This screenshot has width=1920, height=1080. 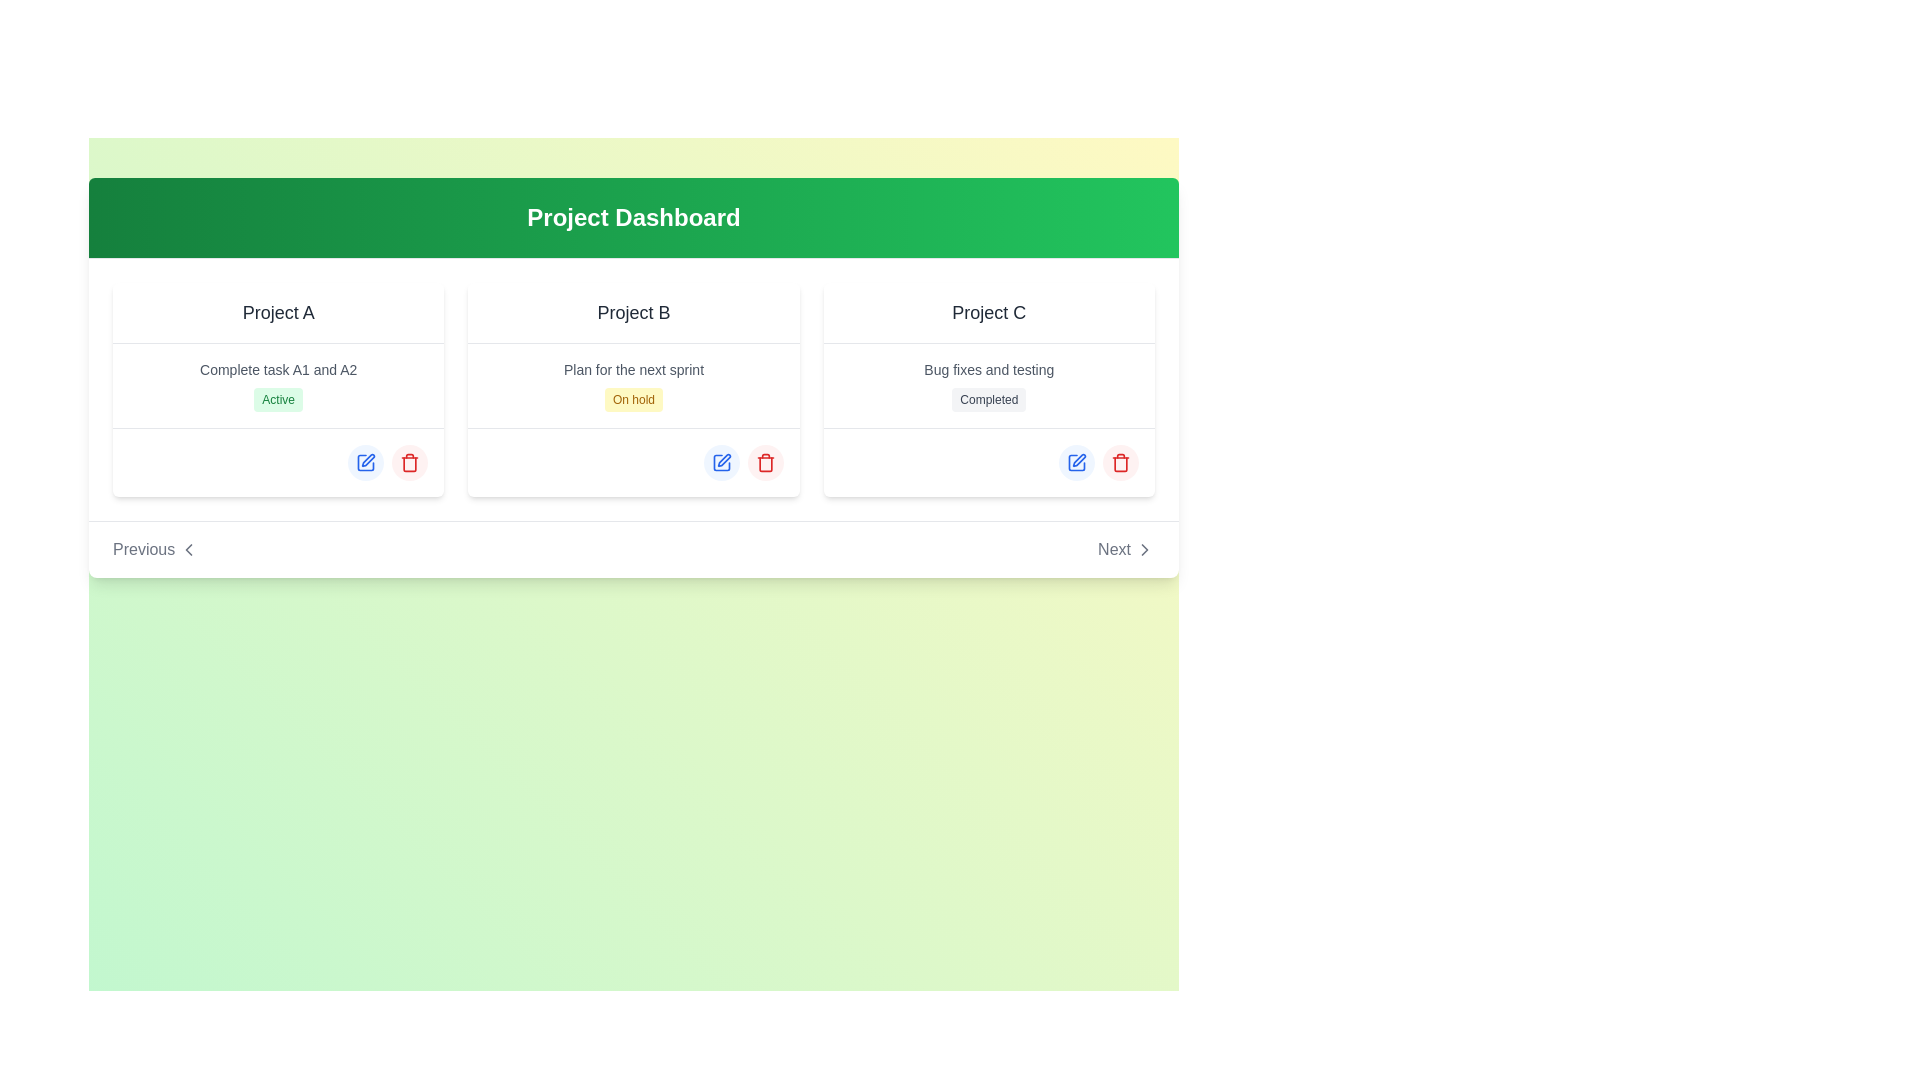 I want to click on the 'edit' button located in the bottom-right section of the card for 'Project C' to initiate editing the associated project, so click(x=1075, y=462).